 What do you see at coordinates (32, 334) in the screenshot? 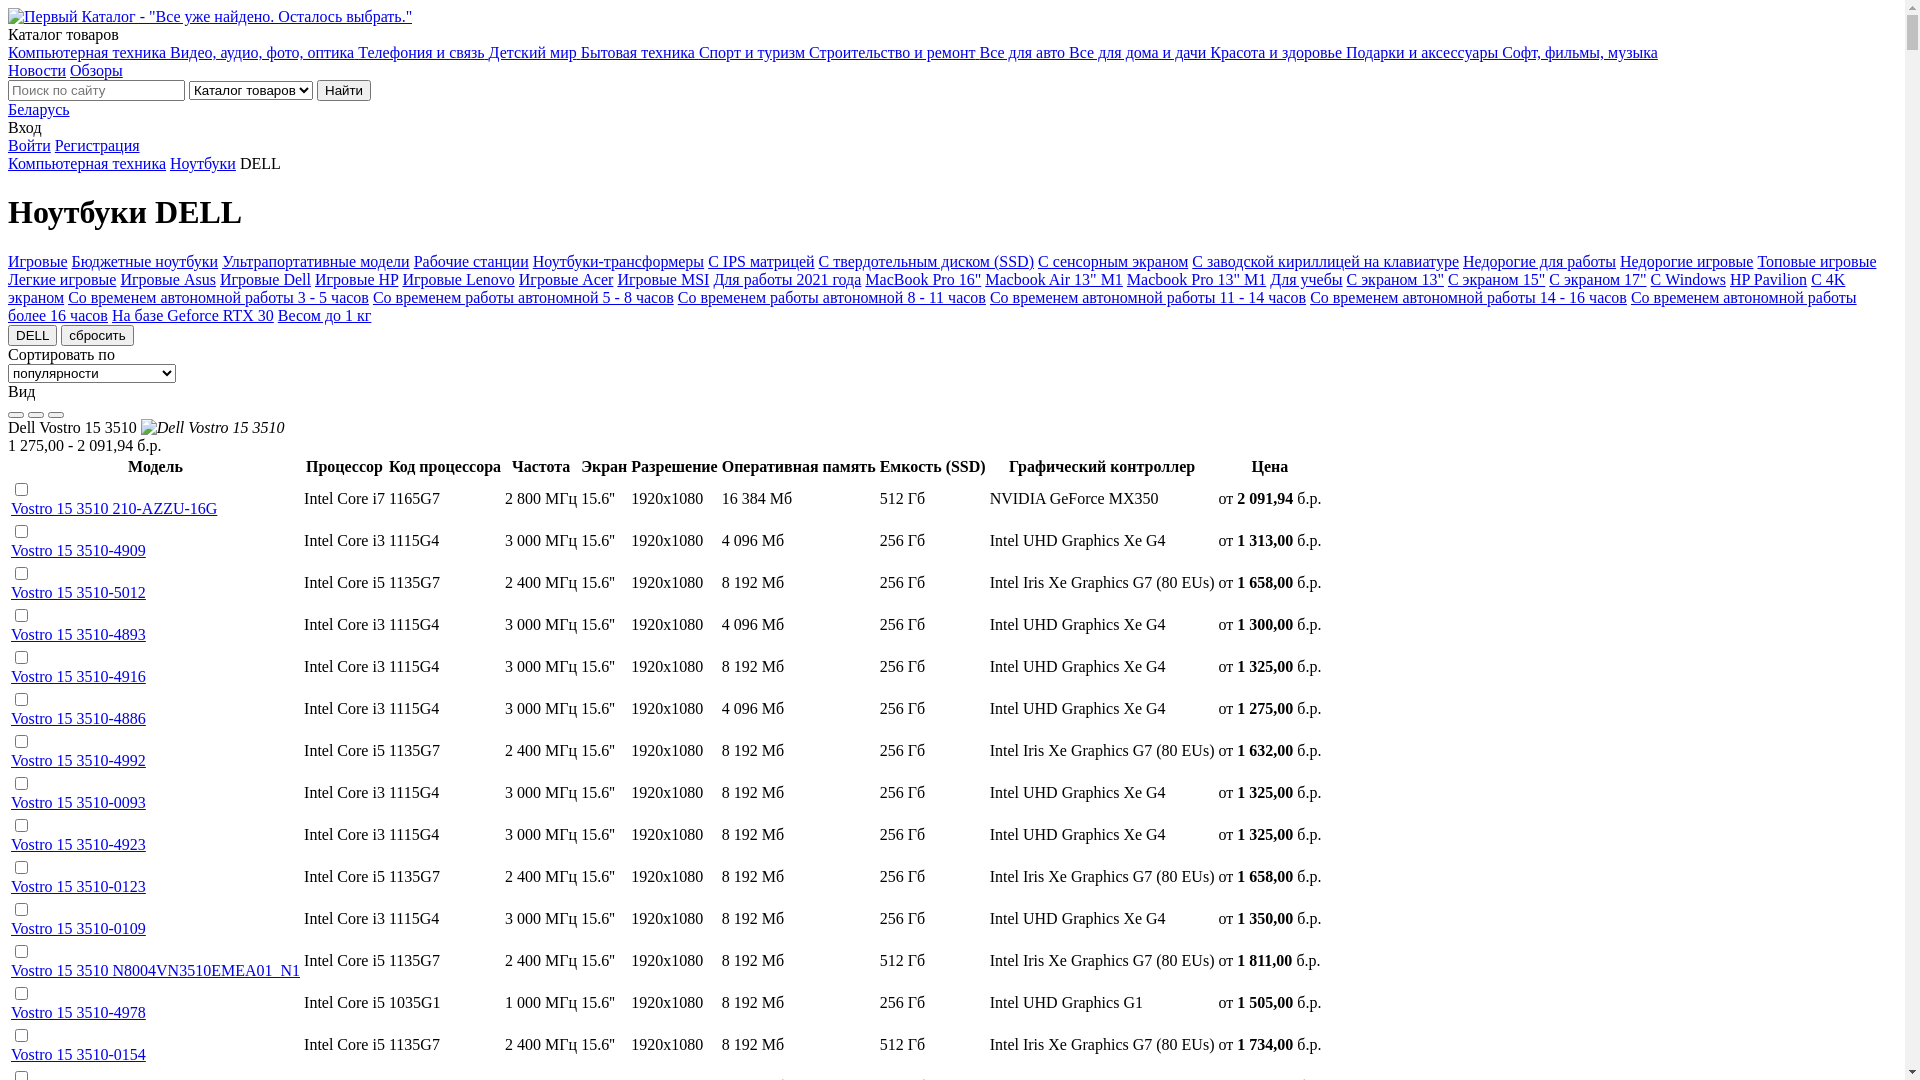
I see `'DELL'` at bounding box center [32, 334].